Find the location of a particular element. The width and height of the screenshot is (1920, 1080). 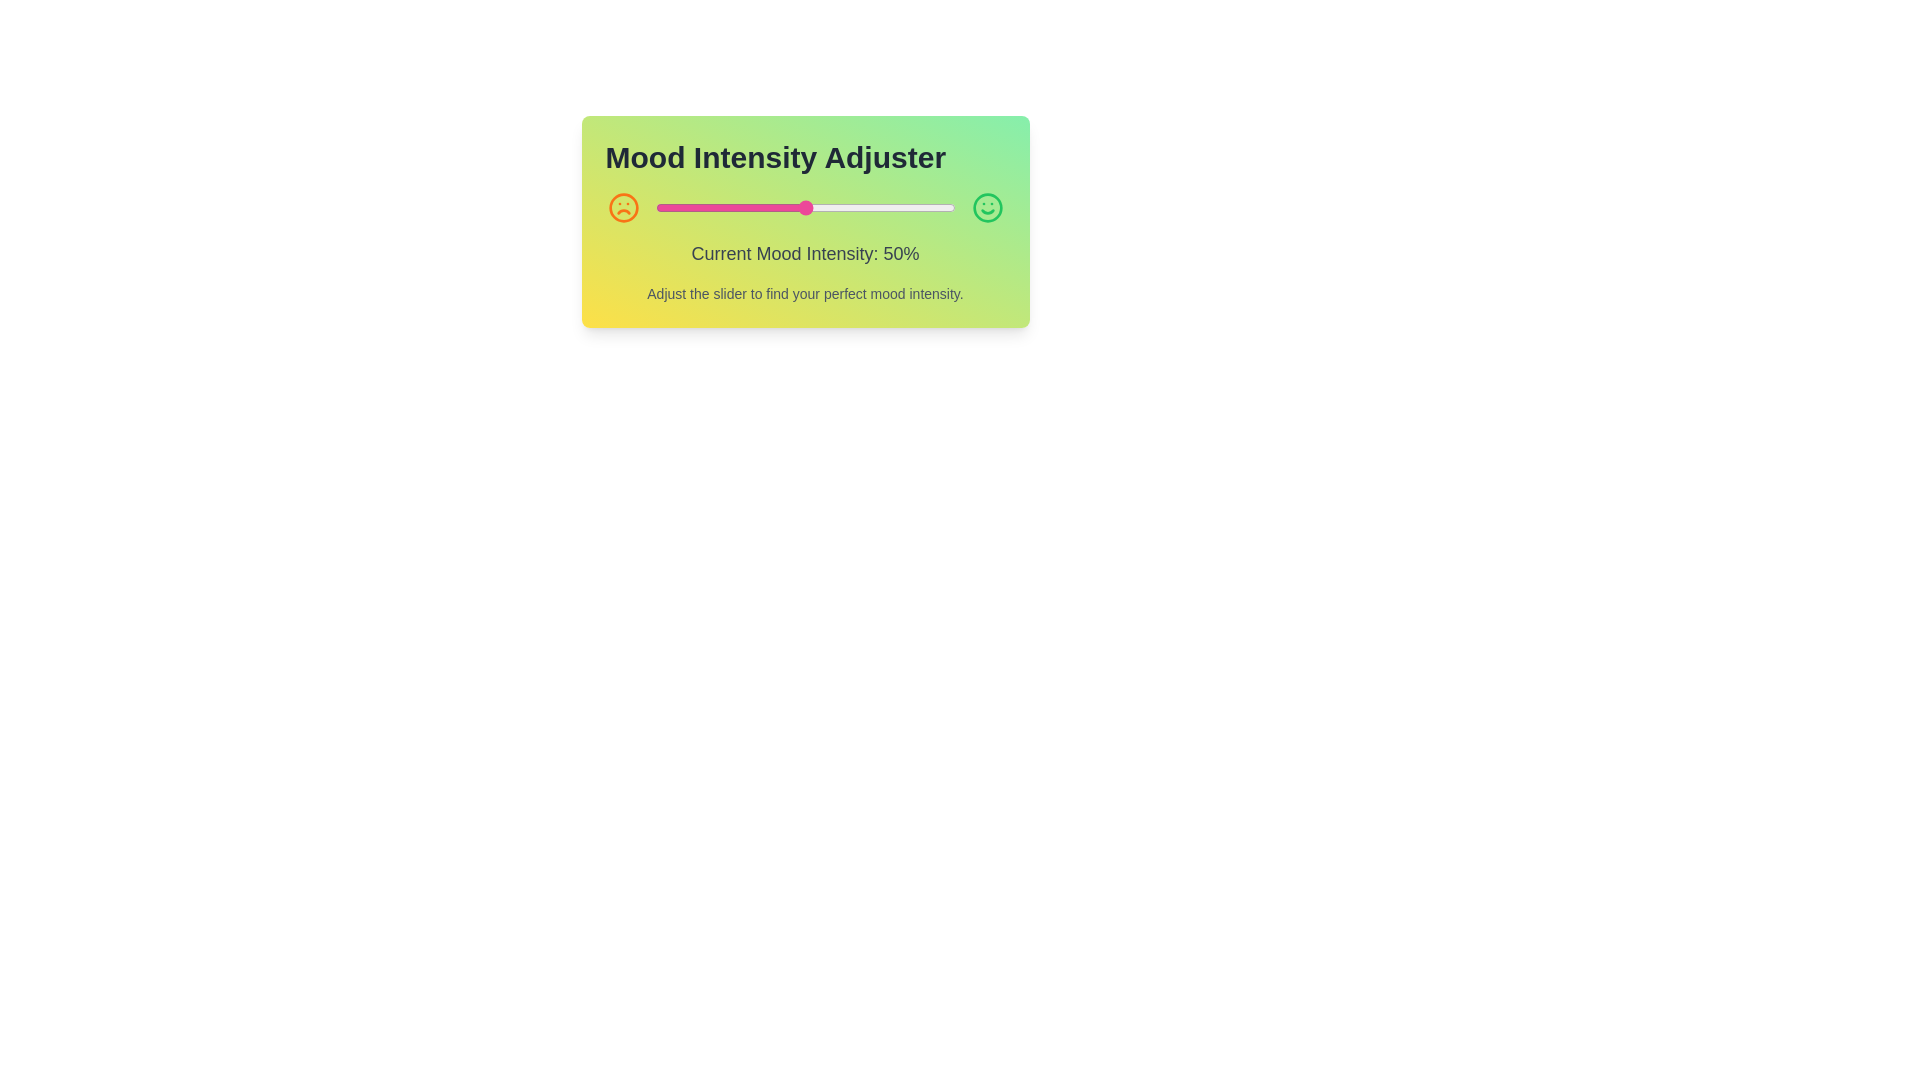

the mood intensity slider to 73% is located at coordinates (874, 208).